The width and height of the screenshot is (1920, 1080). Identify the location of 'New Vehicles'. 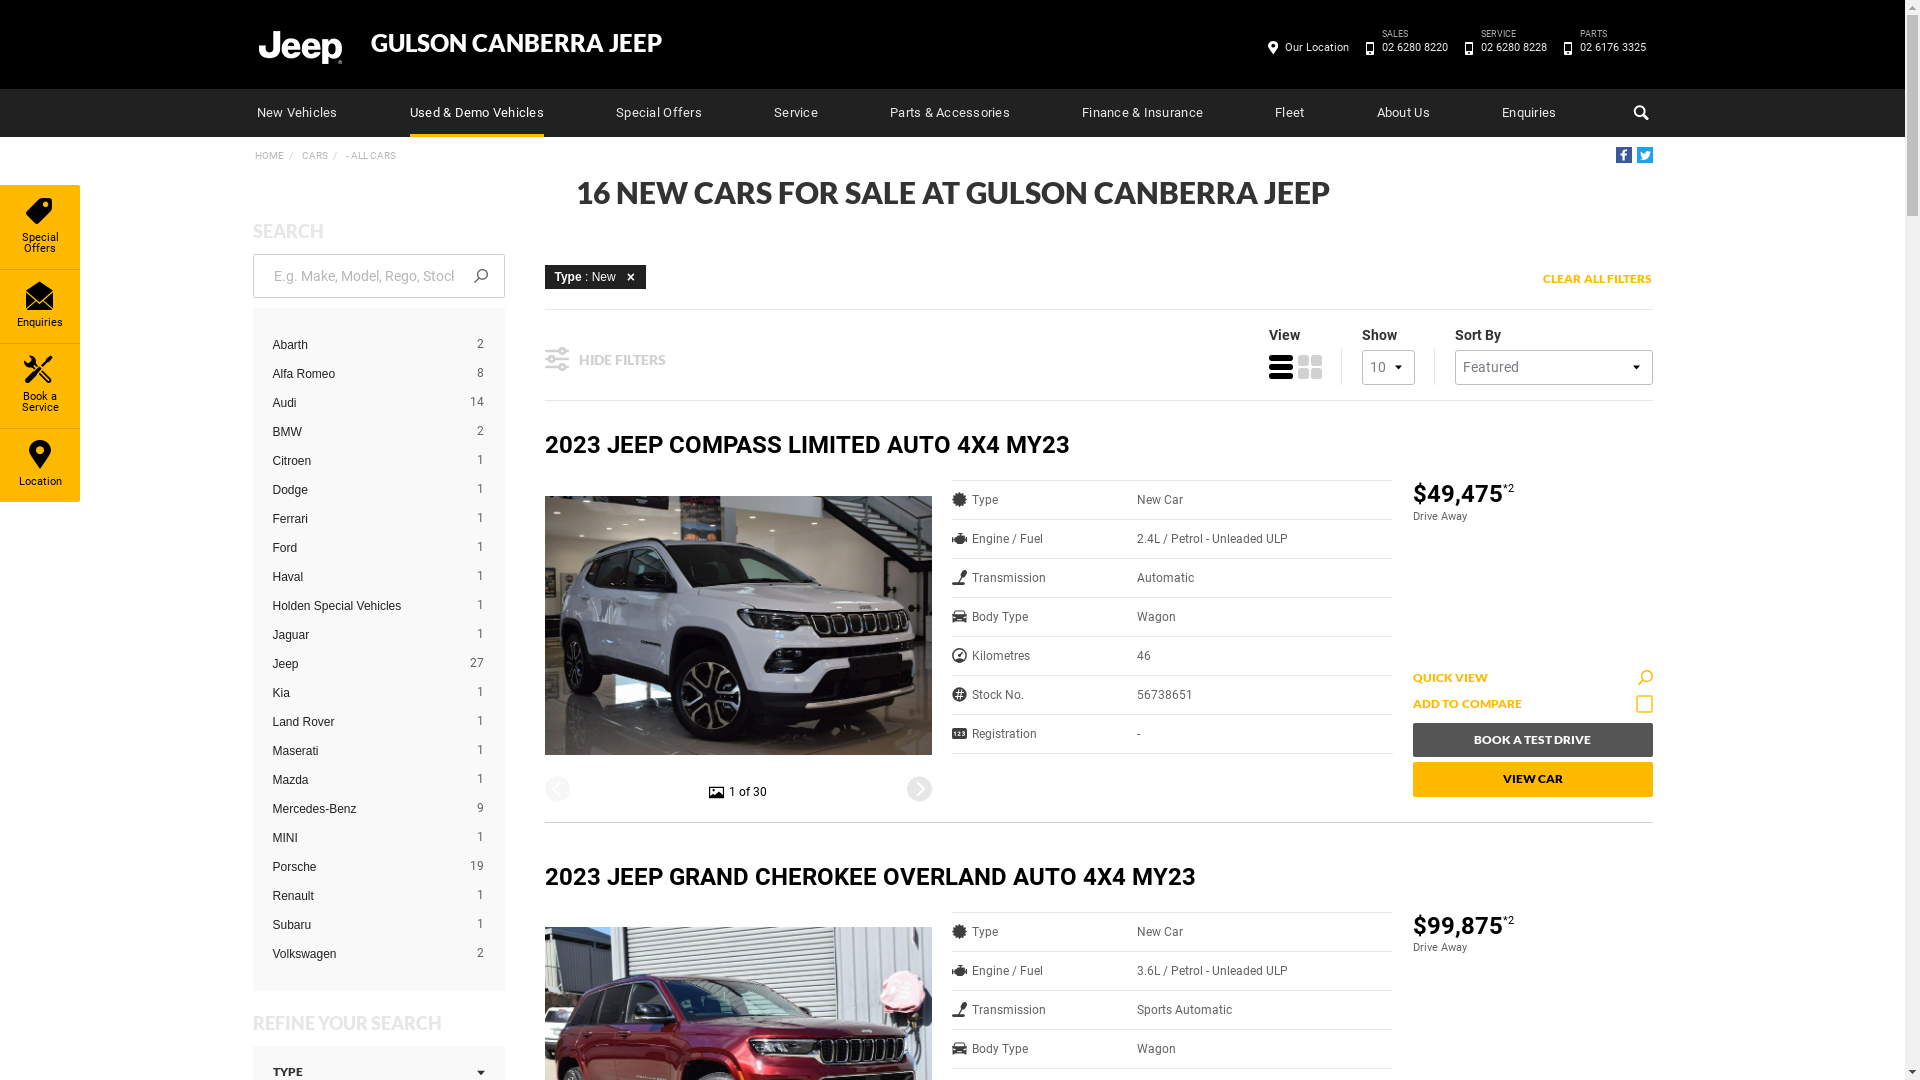
(295, 112).